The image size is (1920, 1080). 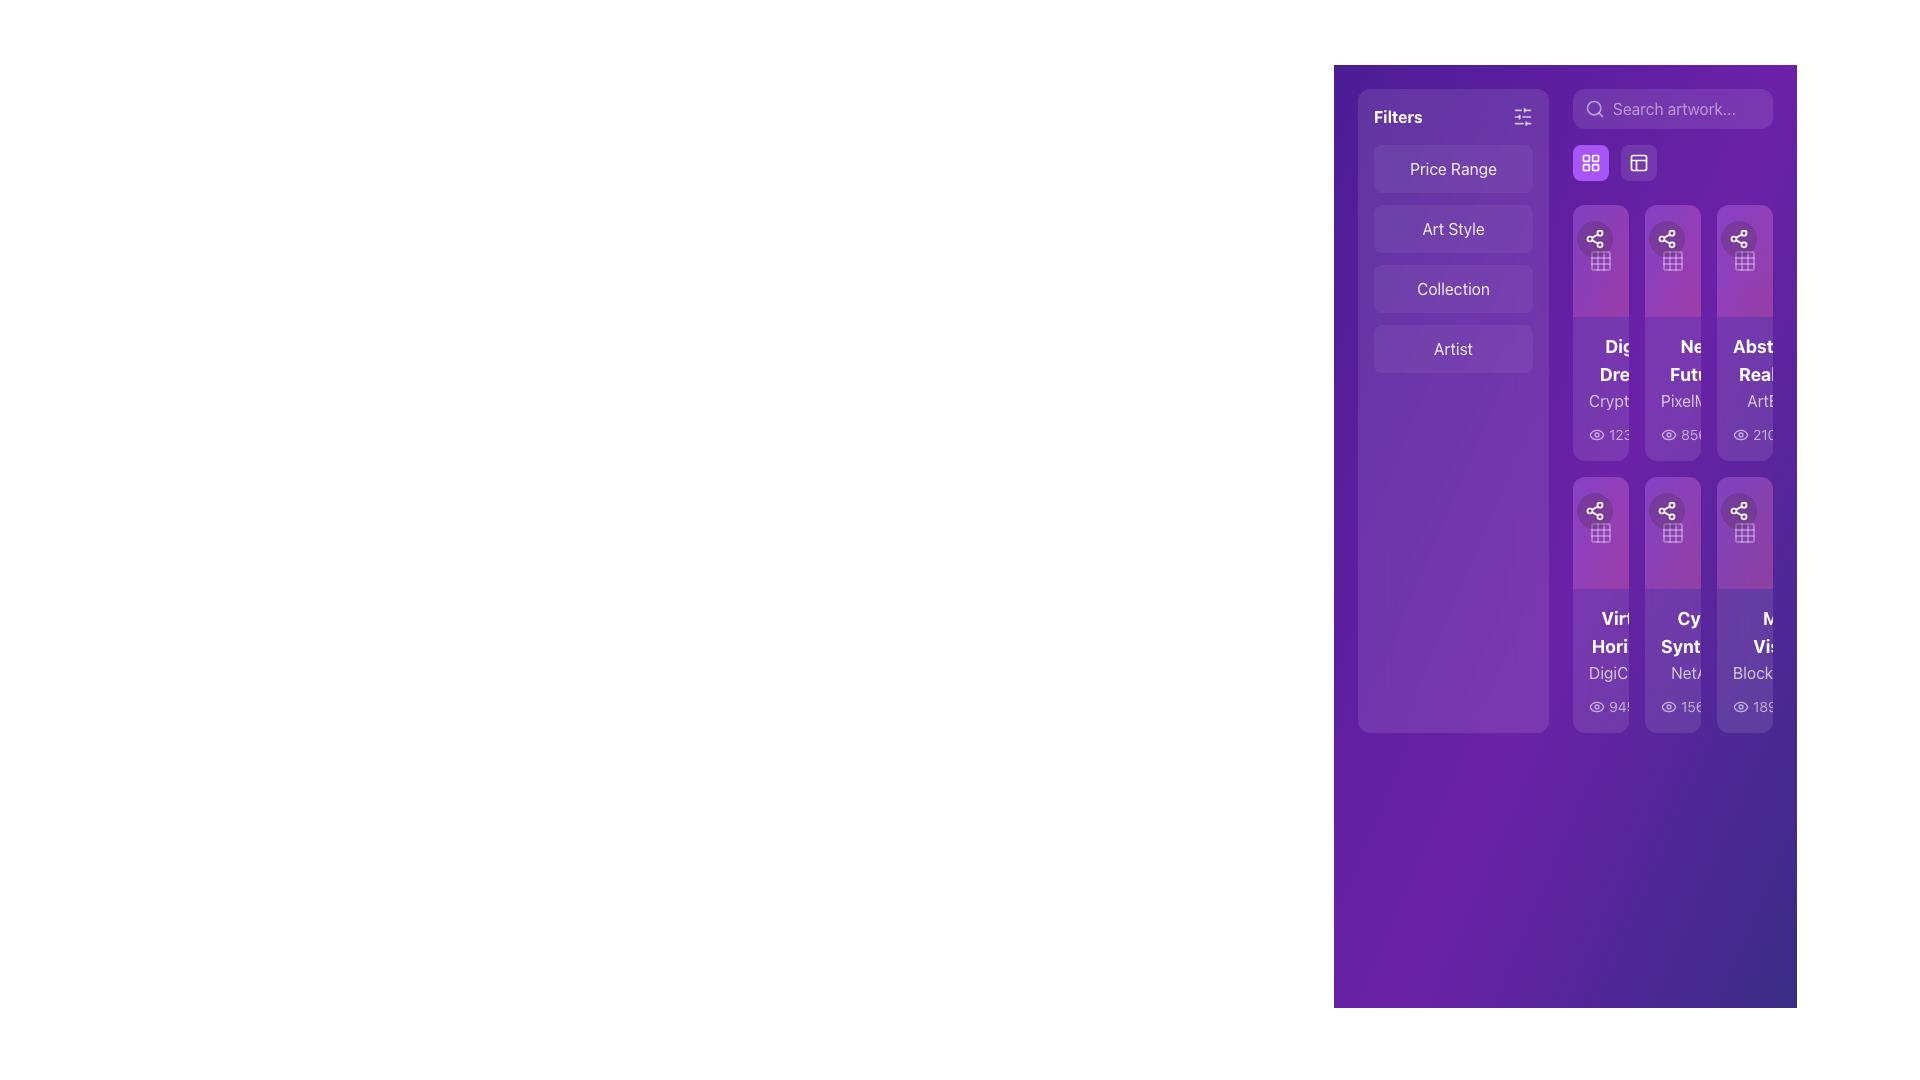 I want to click on the Text label displaying the number '89', which is styled with light coloring against a purple background and located adjacent to an eye glyph in a card interface, so click(x=1670, y=434).